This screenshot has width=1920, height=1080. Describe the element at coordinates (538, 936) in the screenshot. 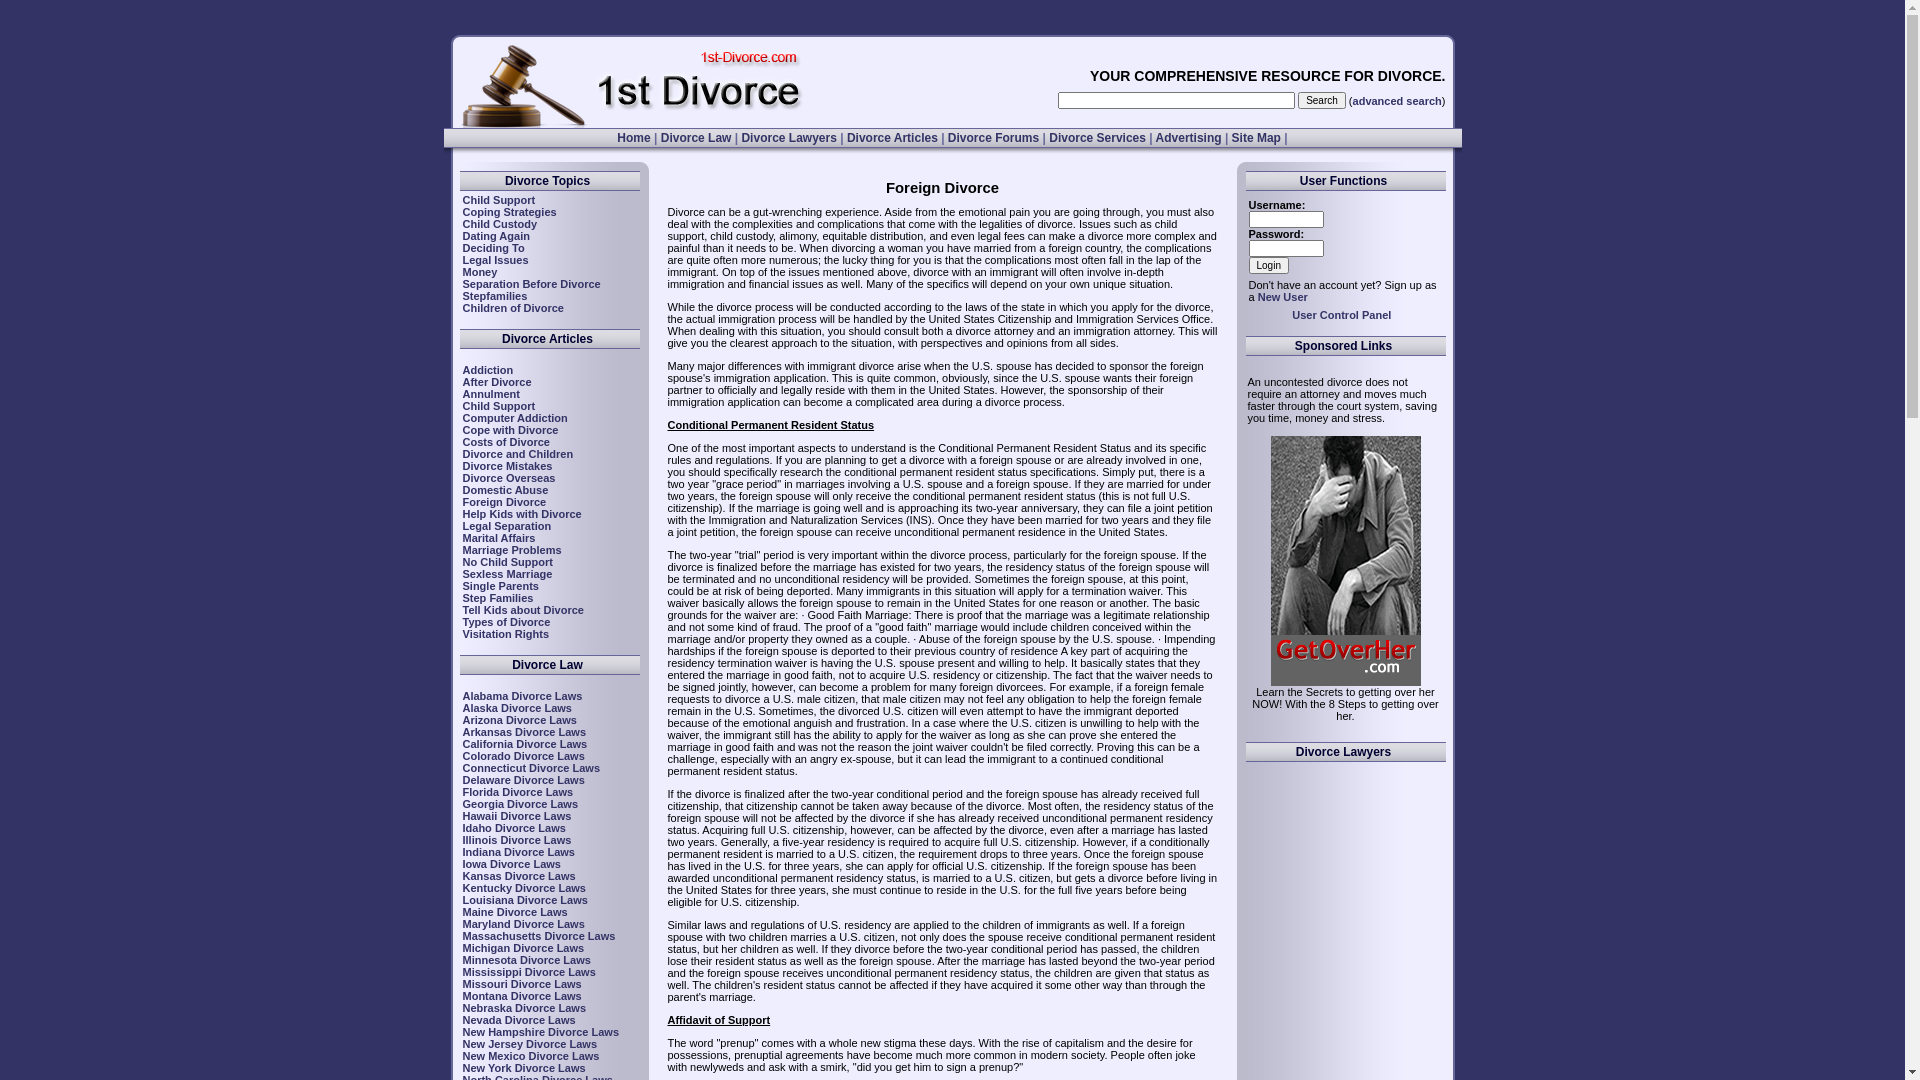

I see `'Massachusetts Divorce Laws'` at that location.